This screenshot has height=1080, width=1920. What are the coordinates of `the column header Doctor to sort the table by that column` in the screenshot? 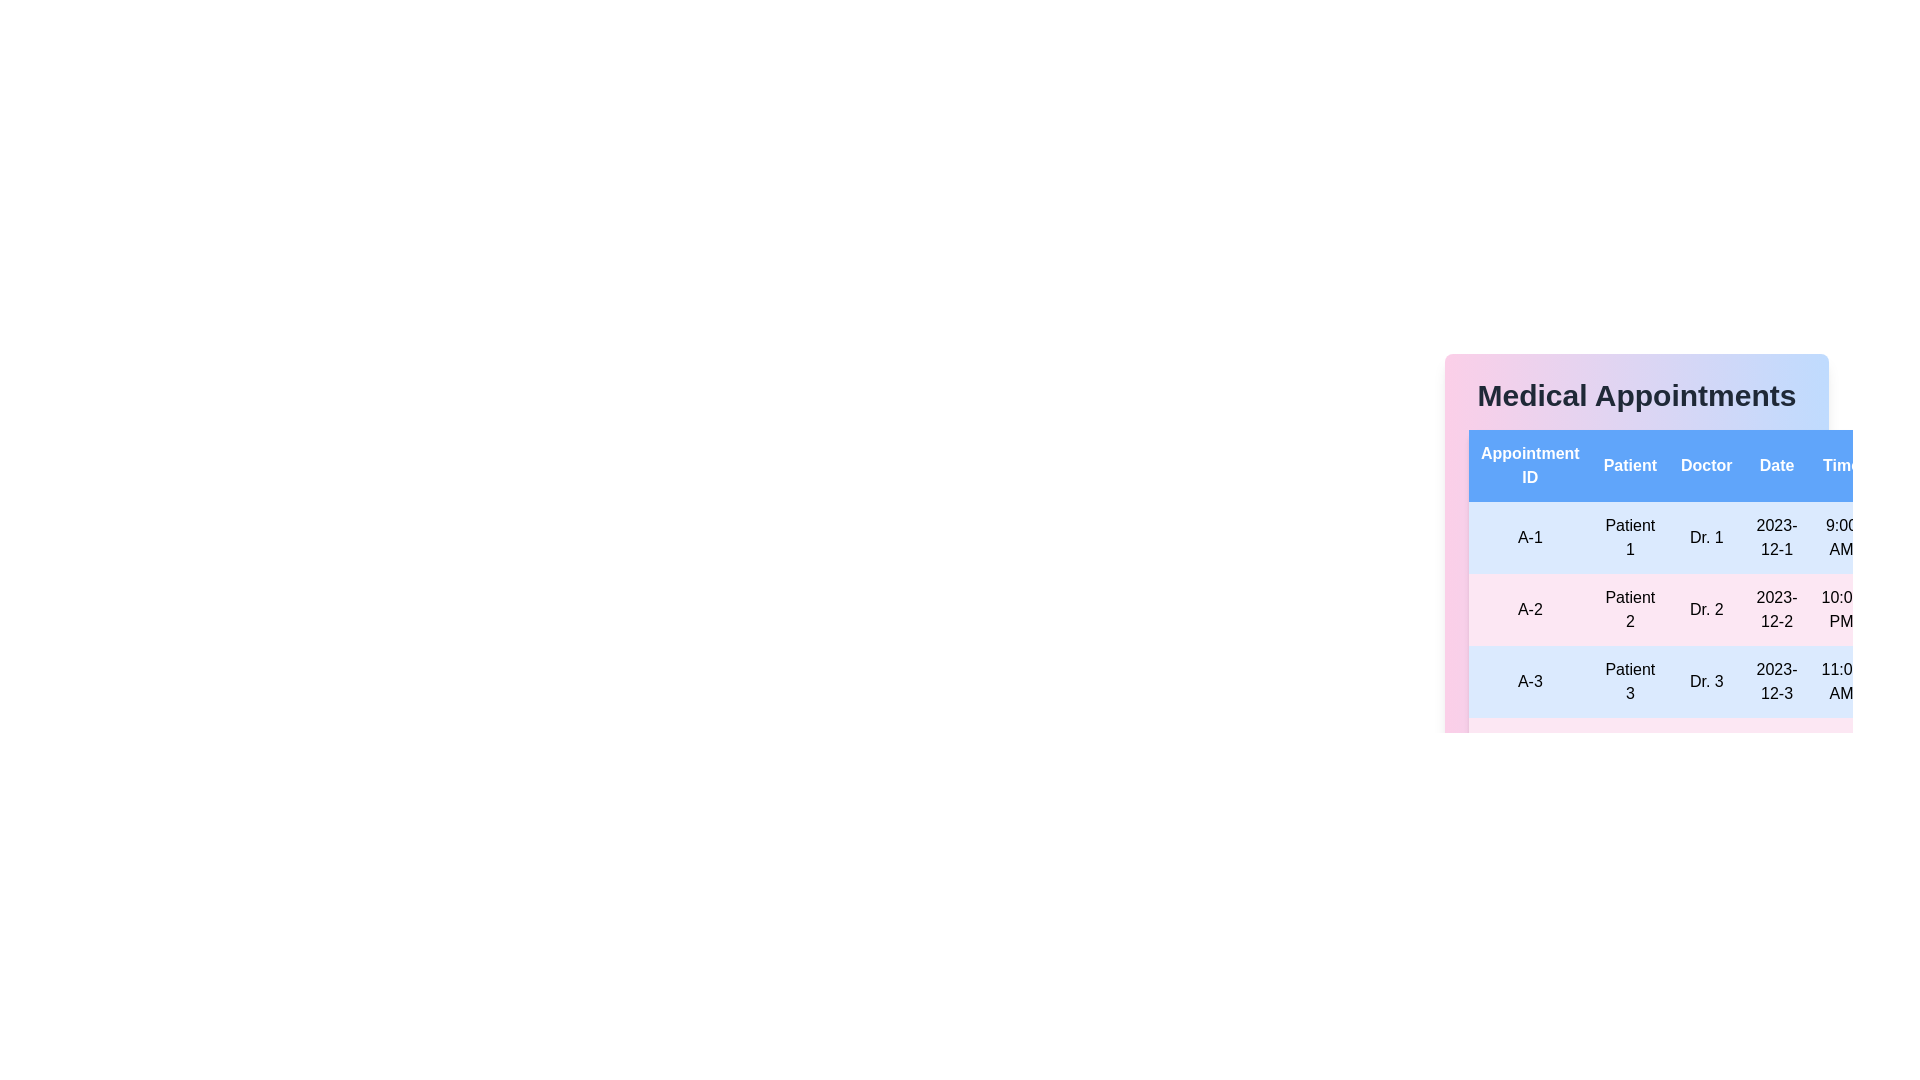 It's located at (1706, 466).